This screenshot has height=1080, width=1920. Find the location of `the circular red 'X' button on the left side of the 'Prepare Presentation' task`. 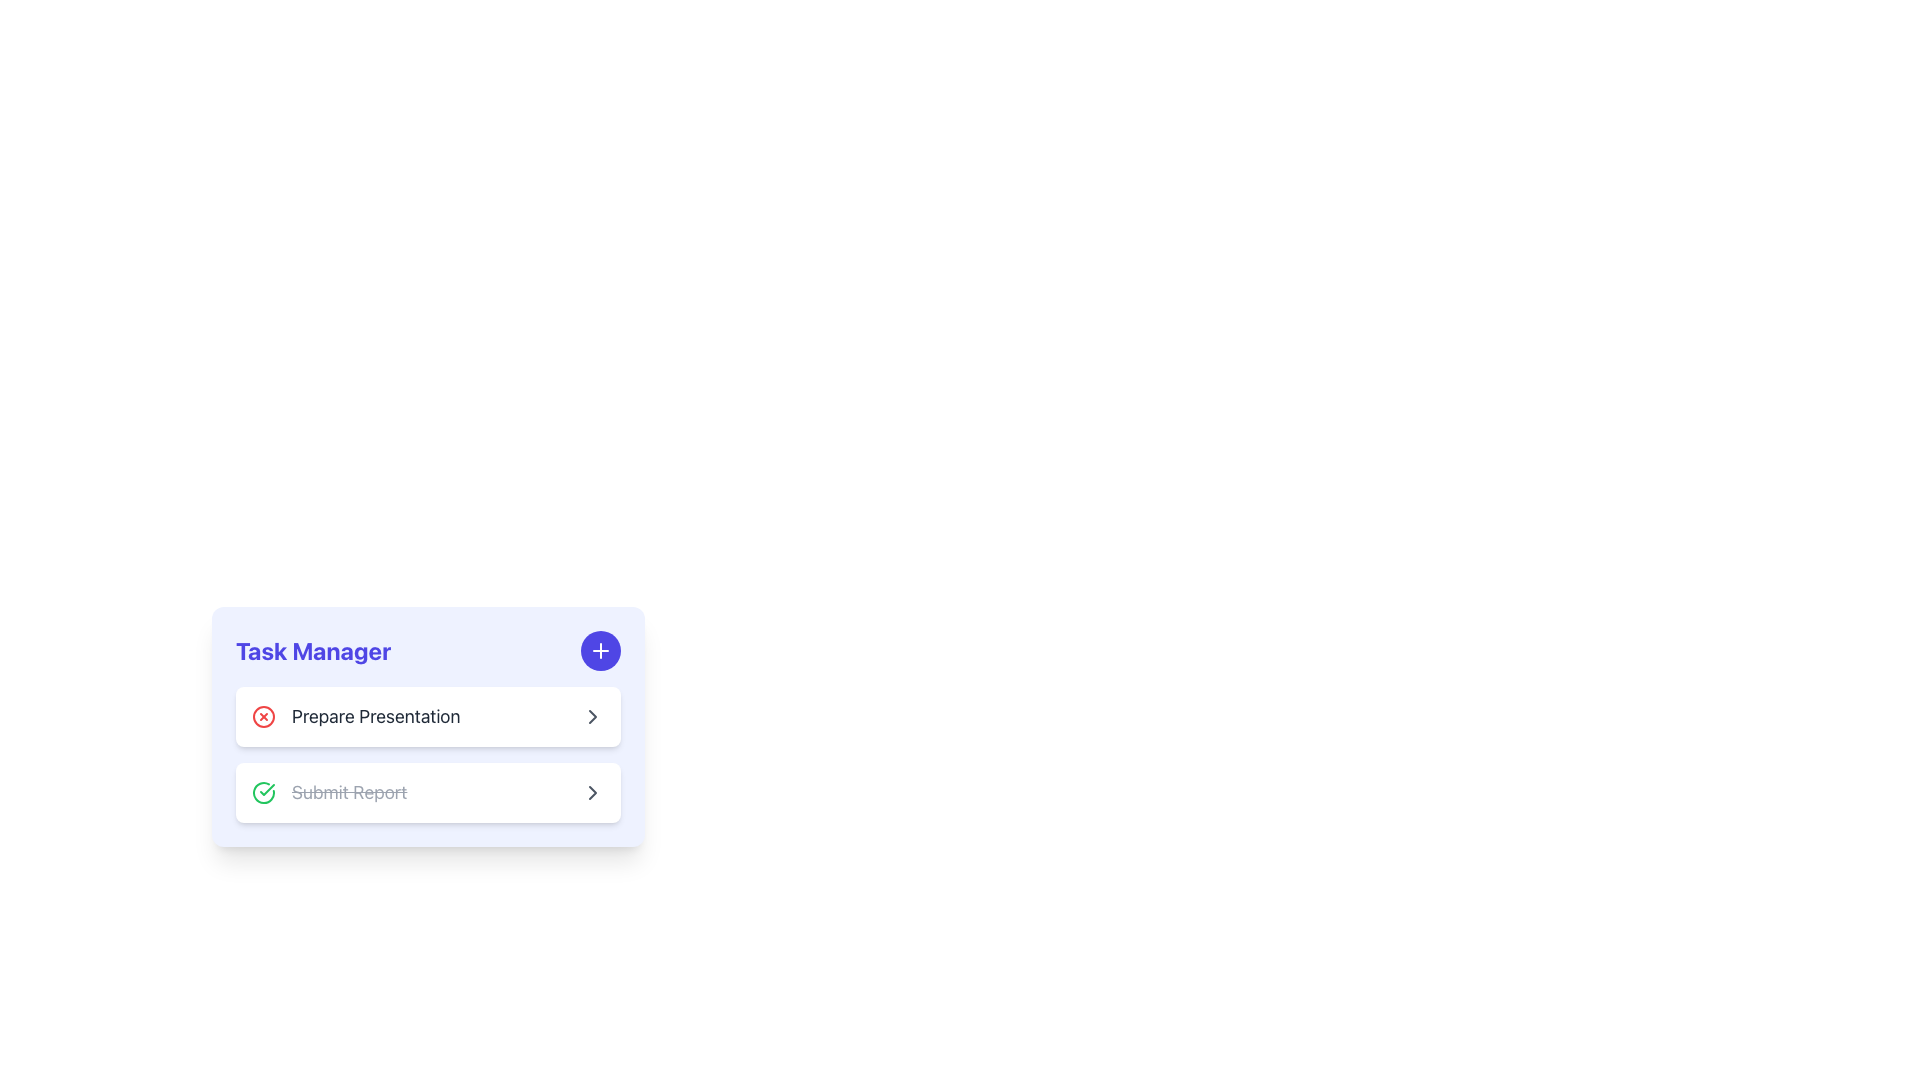

the circular red 'X' button on the left side of the 'Prepare Presentation' task is located at coordinates (263, 716).